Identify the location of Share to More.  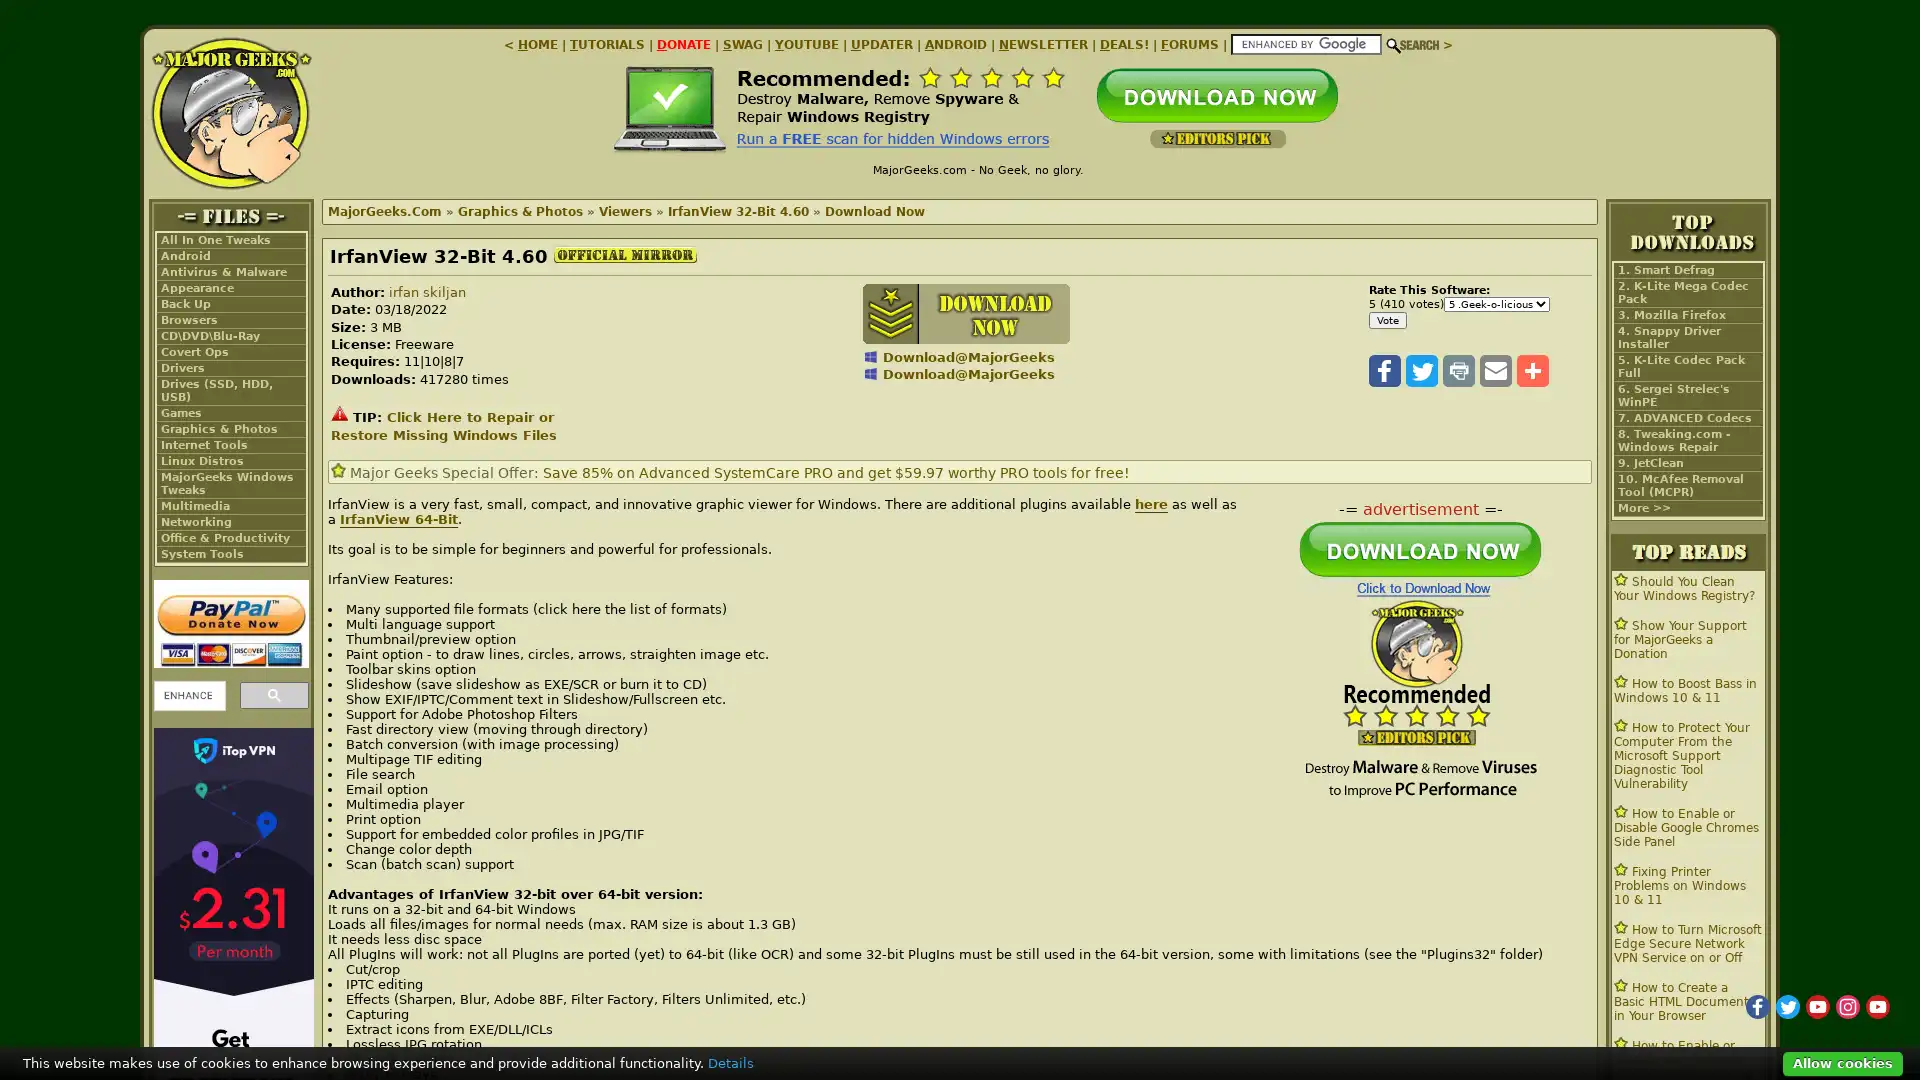
(1531, 370).